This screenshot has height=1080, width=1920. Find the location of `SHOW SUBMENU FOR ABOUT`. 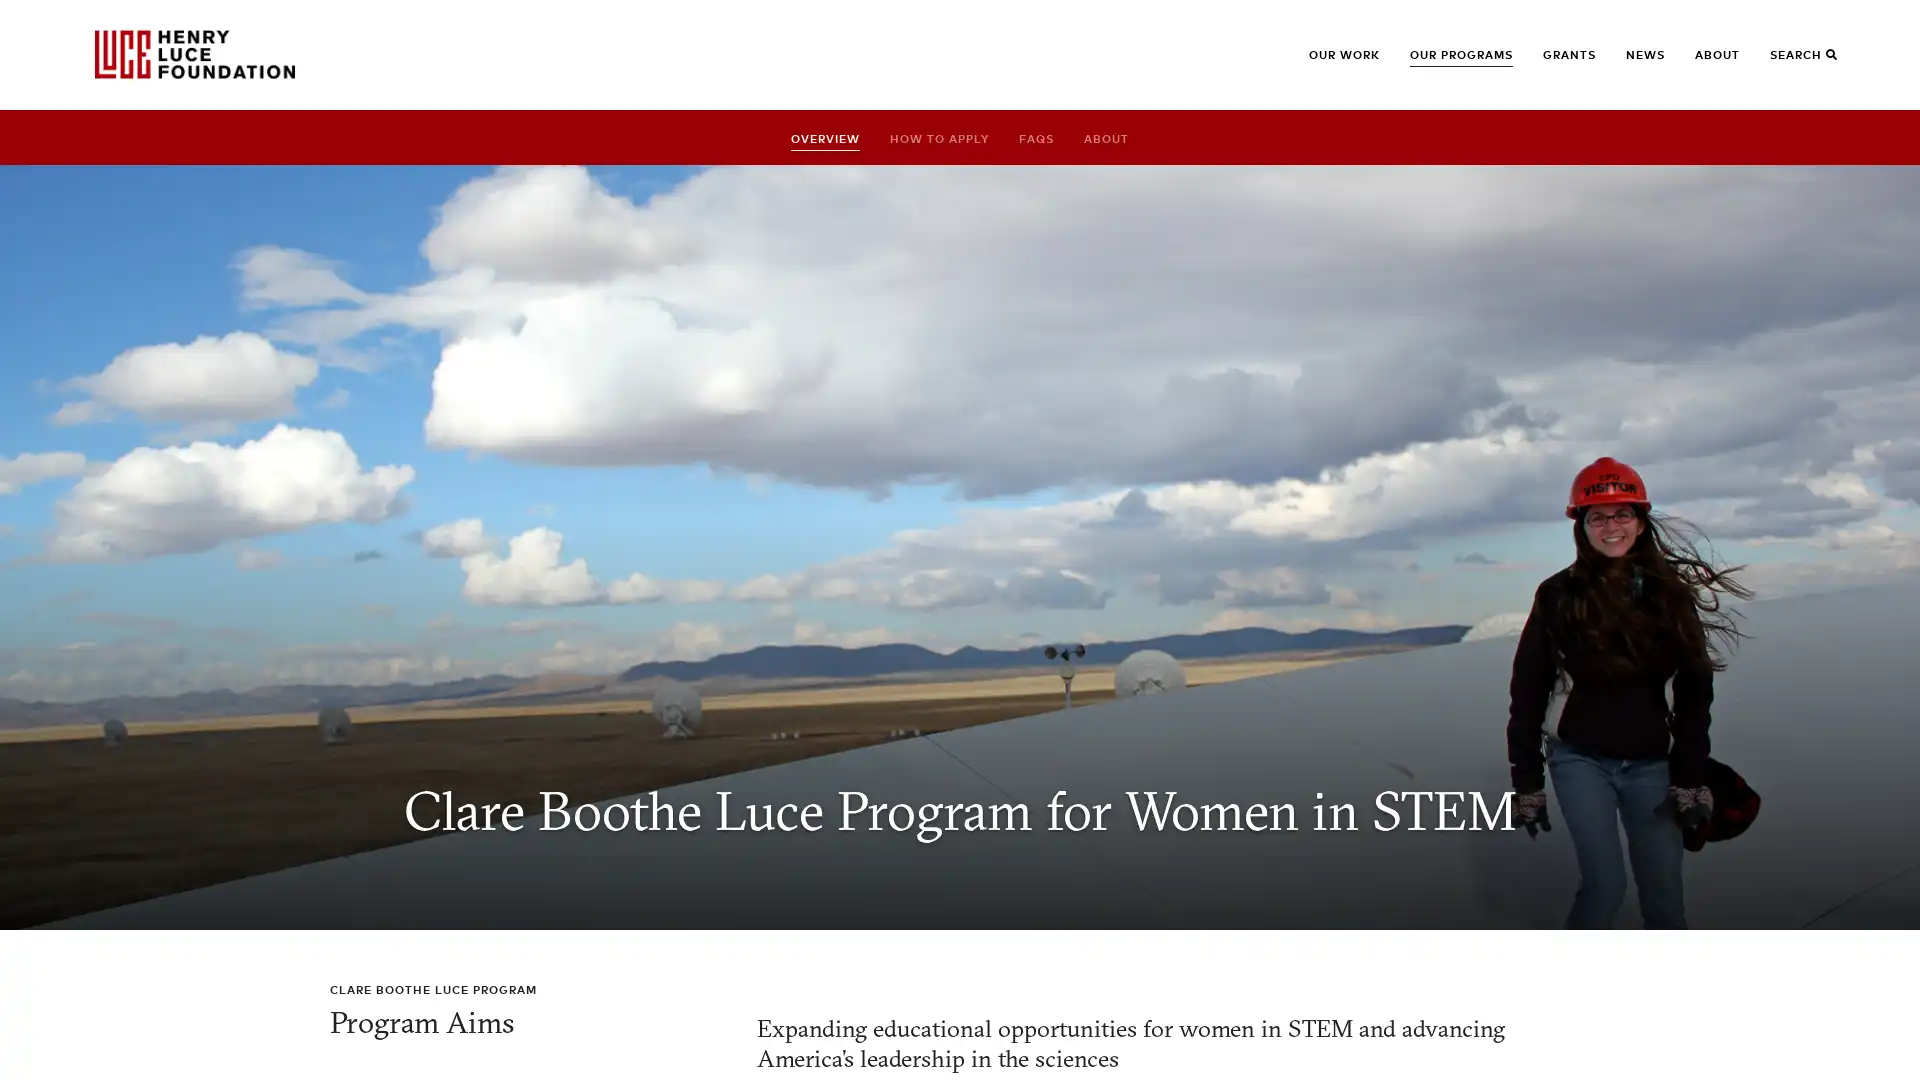

SHOW SUBMENU FOR ABOUT is located at coordinates (1726, 63).